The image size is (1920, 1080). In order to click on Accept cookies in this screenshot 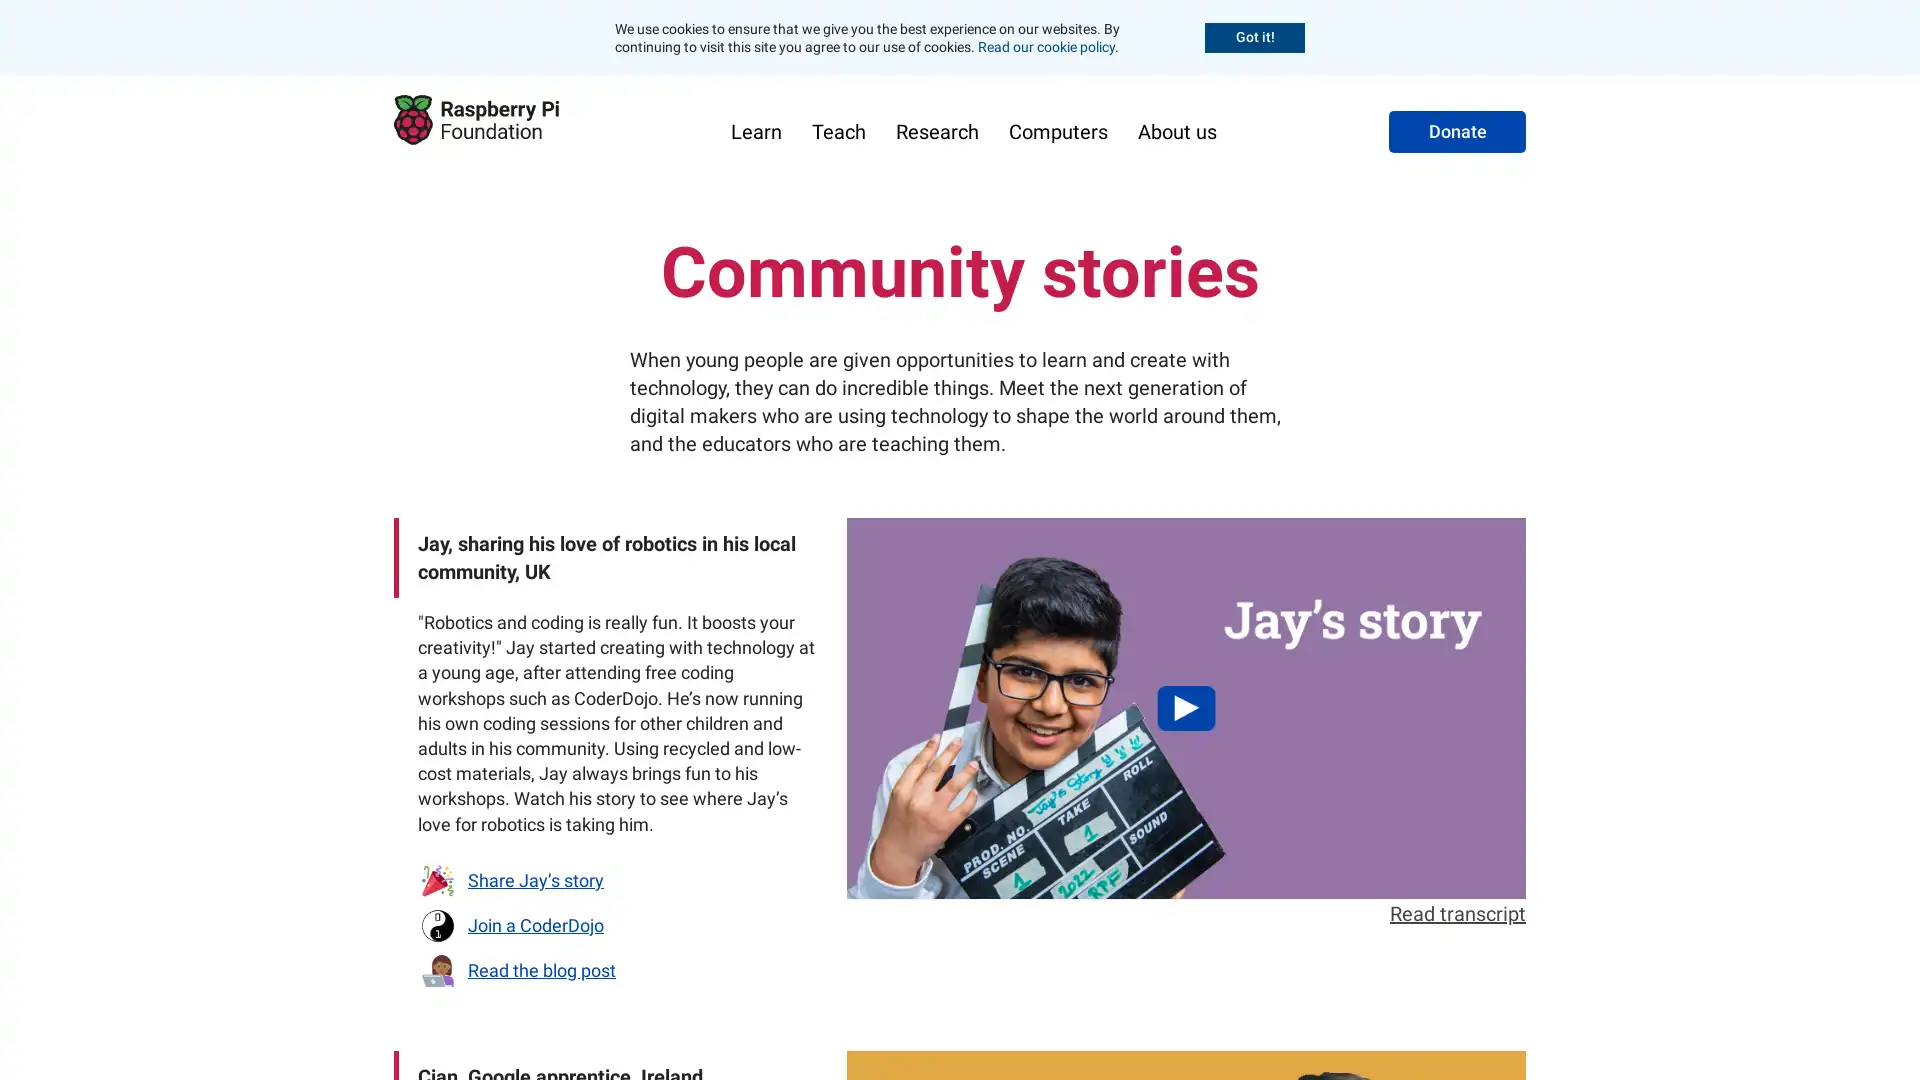, I will do `click(1253, 37)`.